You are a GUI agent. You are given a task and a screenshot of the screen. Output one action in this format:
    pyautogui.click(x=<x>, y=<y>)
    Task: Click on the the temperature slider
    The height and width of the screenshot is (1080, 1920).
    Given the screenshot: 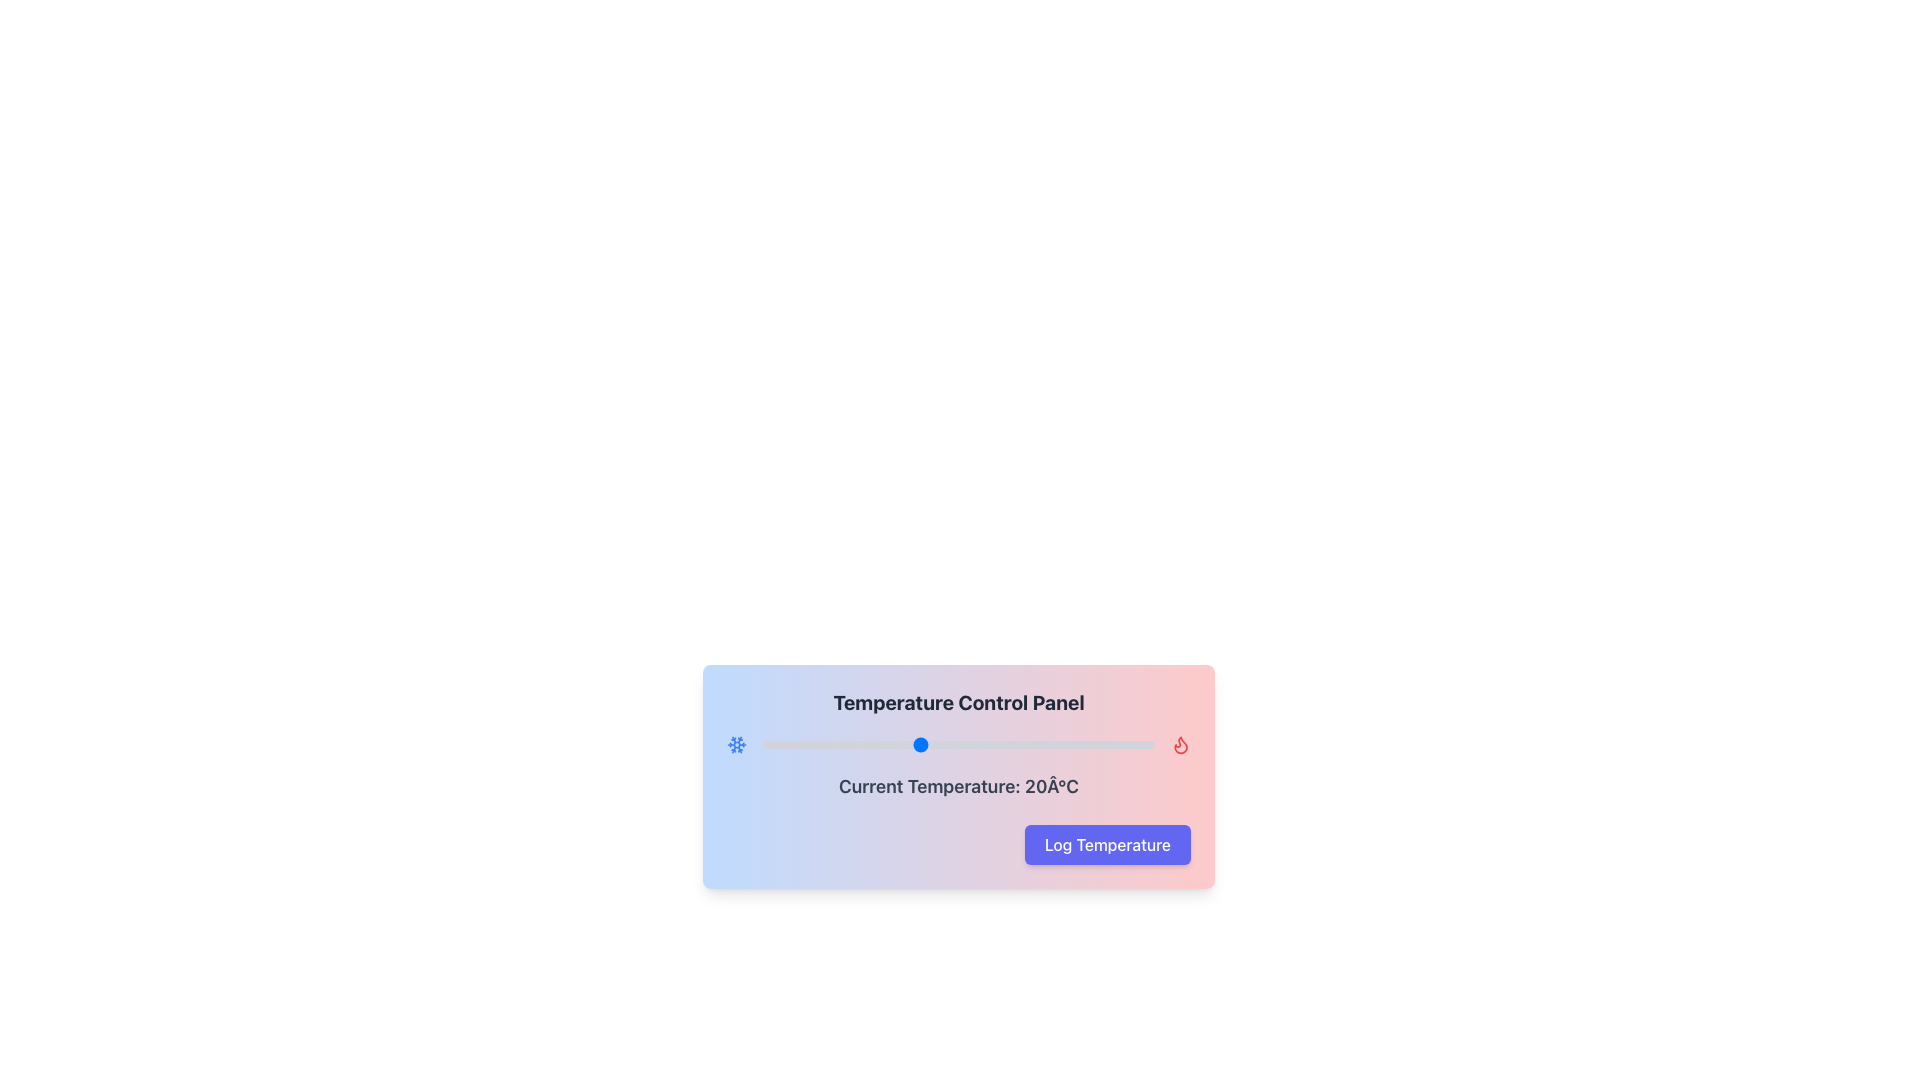 What is the action you would take?
    pyautogui.click(x=1114, y=744)
    